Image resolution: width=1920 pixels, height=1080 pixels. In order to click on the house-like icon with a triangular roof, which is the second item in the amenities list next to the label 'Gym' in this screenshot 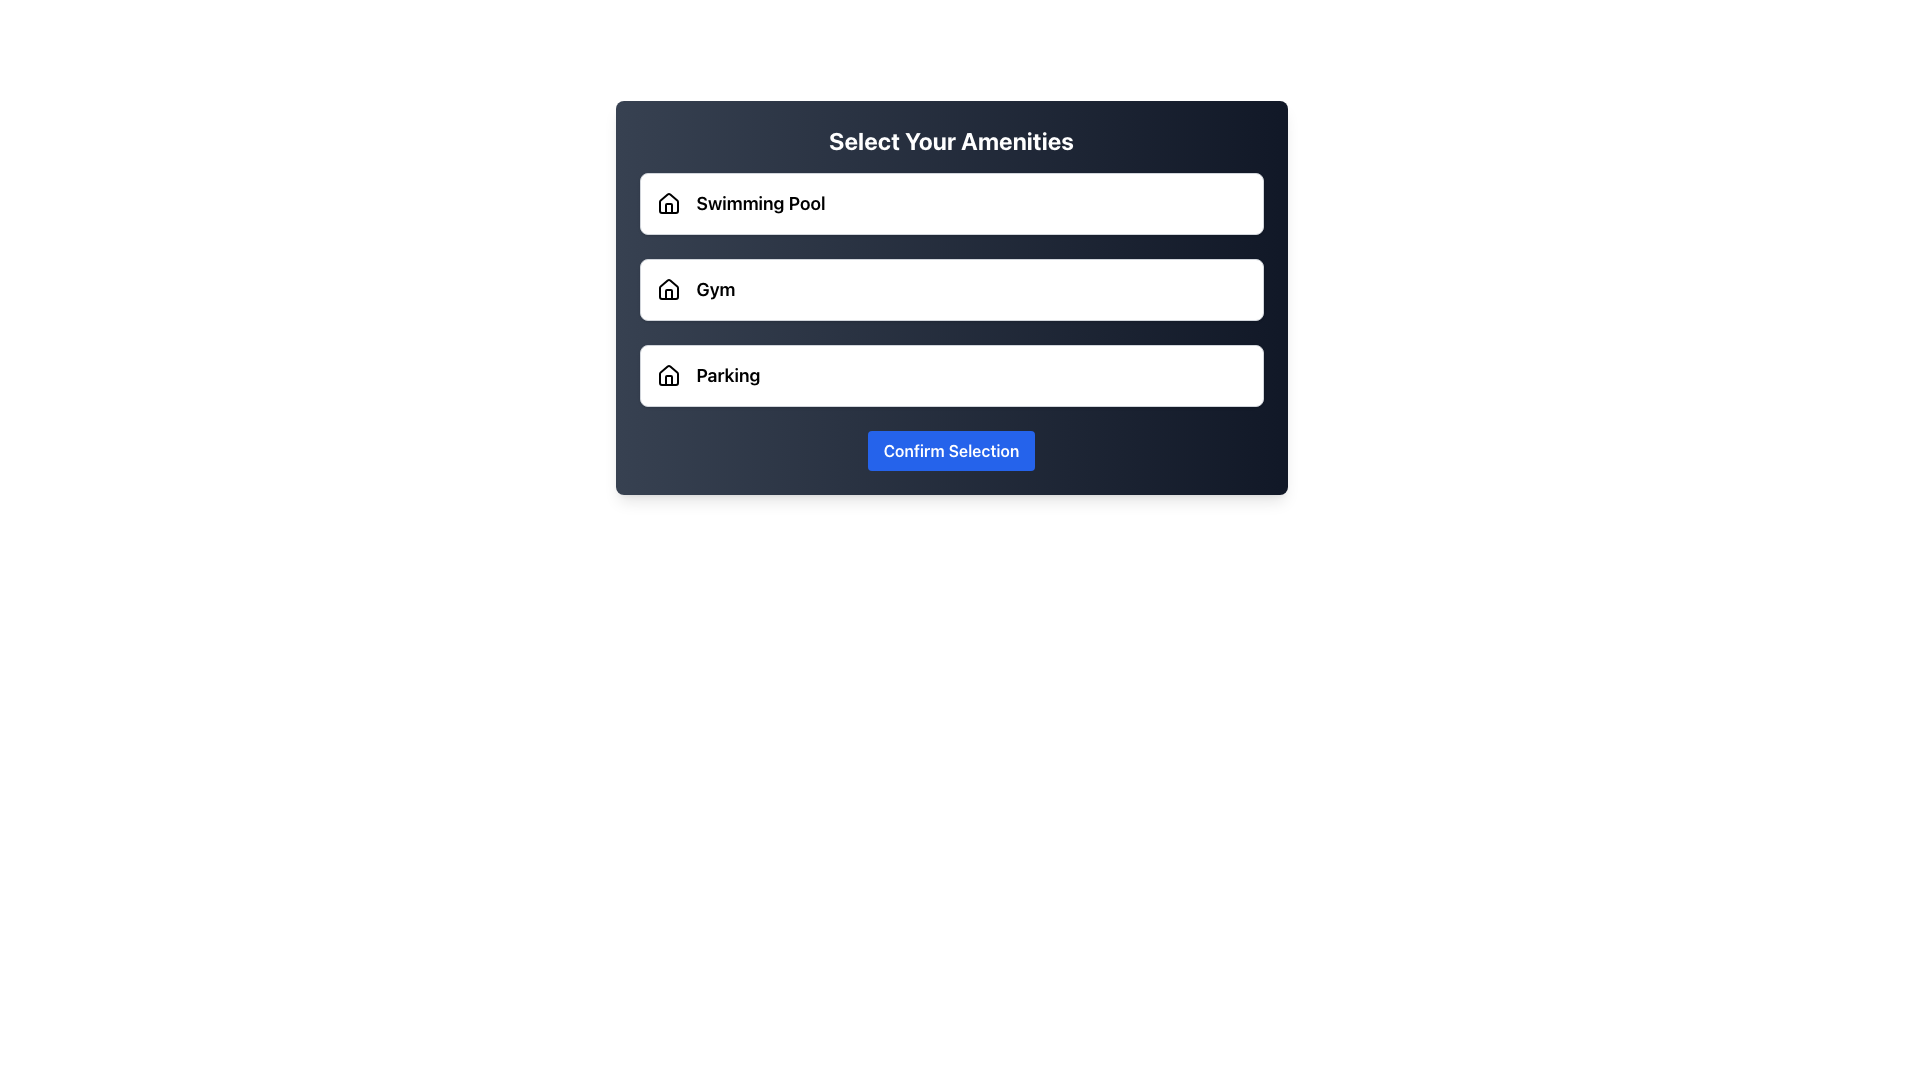, I will do `click(668, 289)`.